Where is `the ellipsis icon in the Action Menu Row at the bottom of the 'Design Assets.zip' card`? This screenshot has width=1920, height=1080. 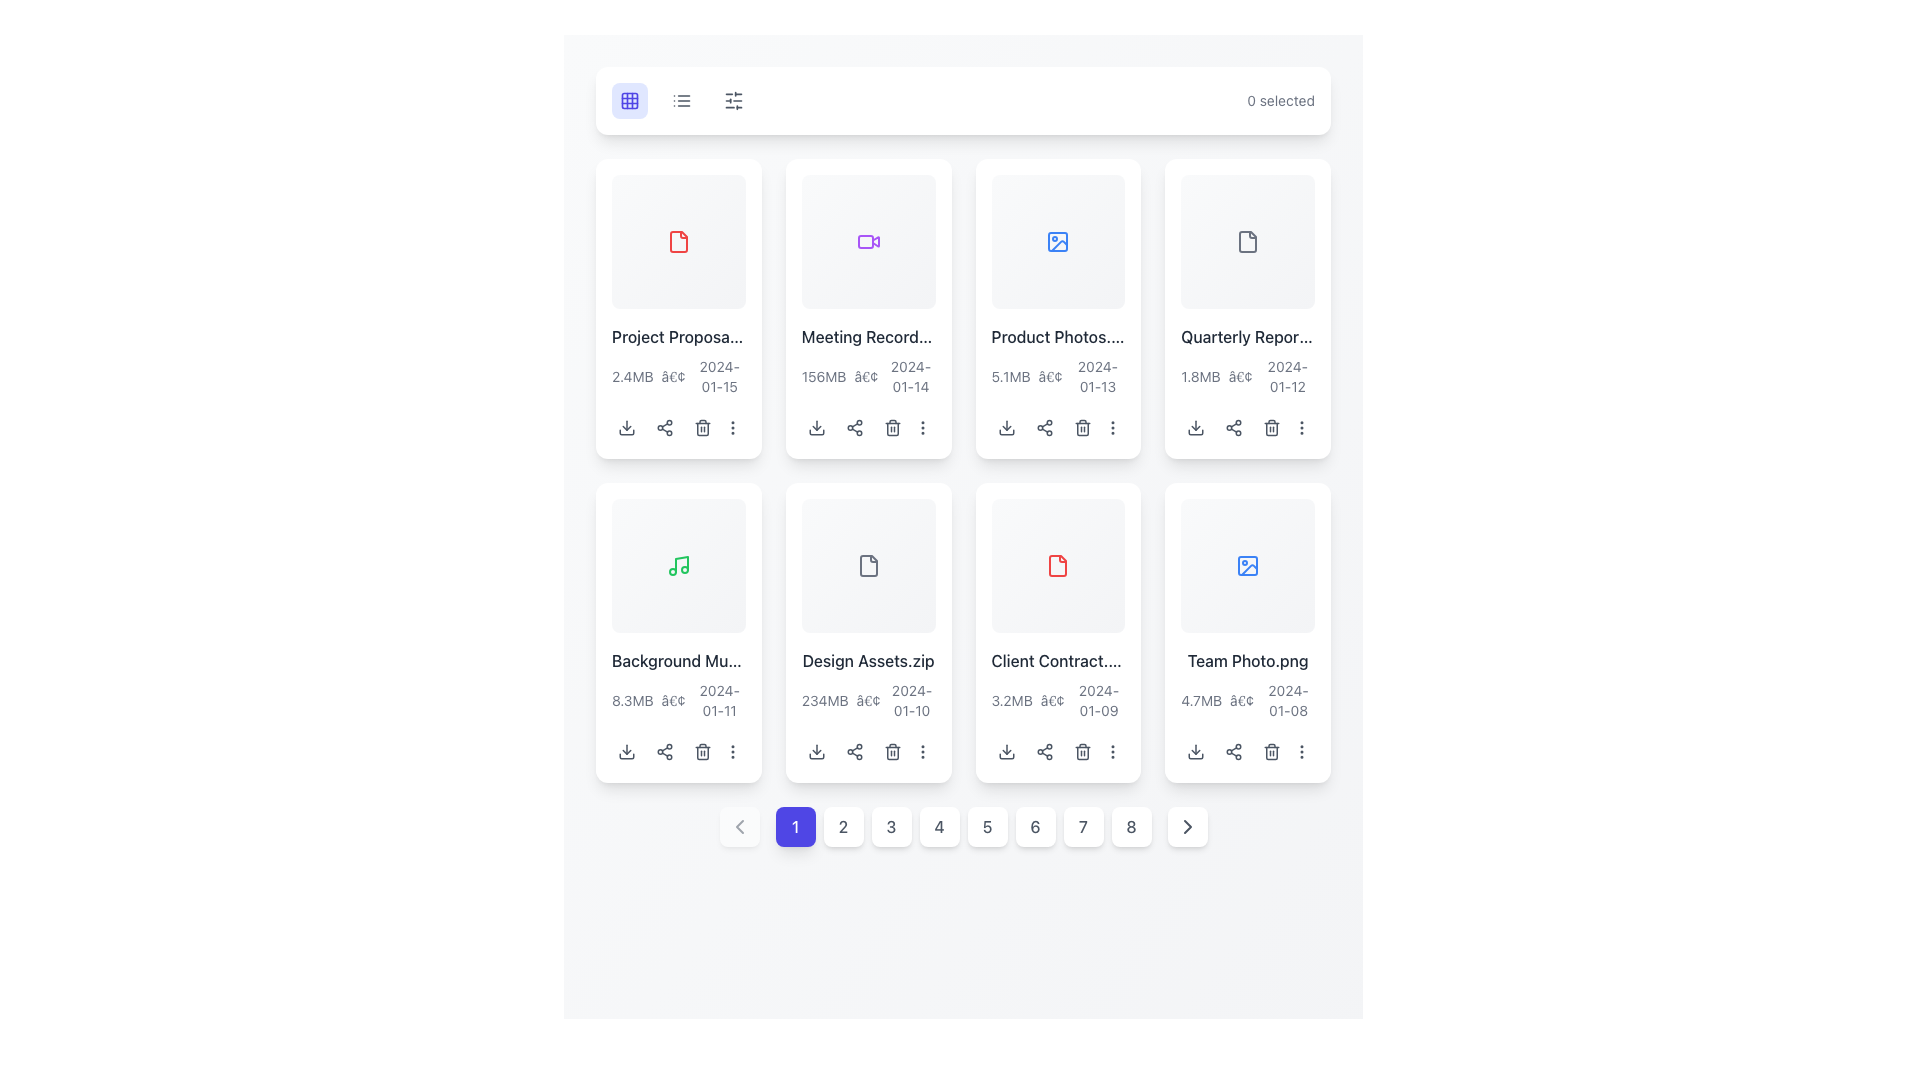 the ellipsis icon in the Action Menu Row at the bottom of the 'Design Assets.zip' card is located at coordinates (868, 751).